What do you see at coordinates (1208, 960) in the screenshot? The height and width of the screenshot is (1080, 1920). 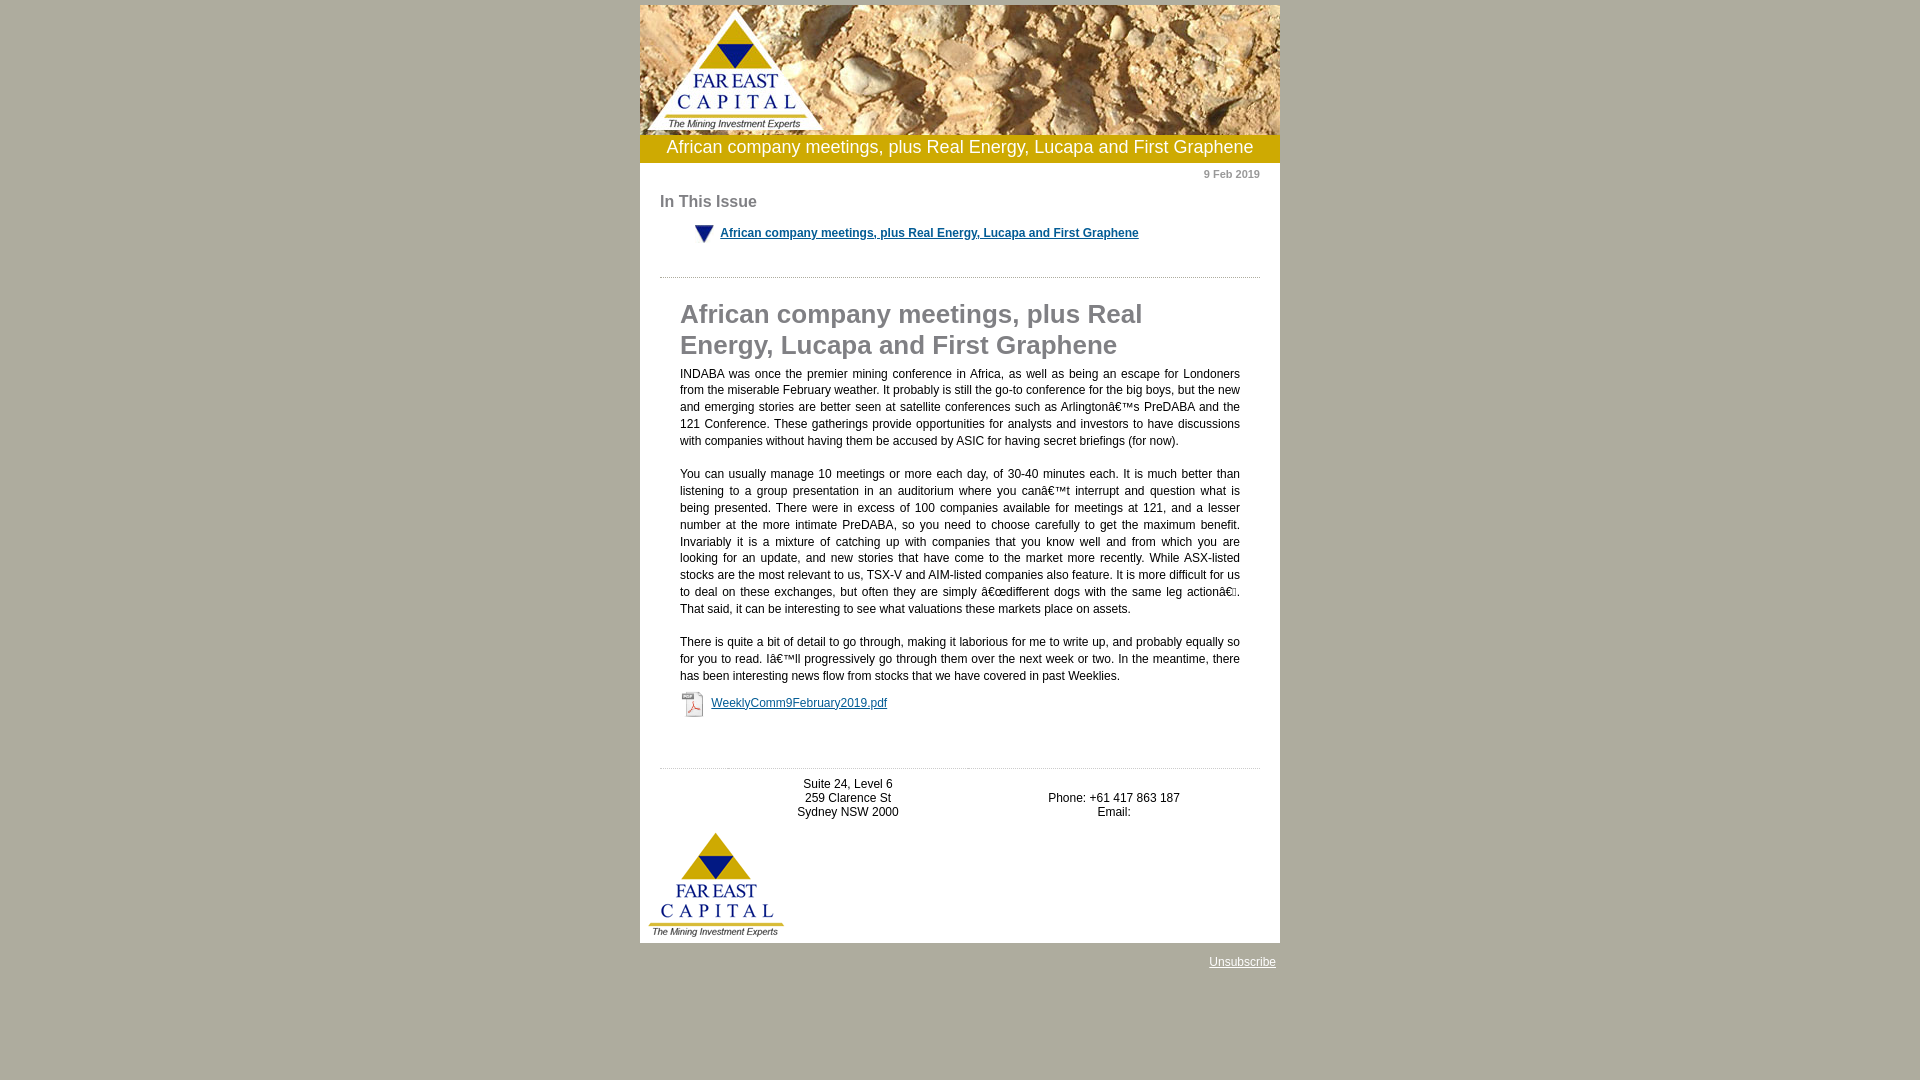 I see `'Unsubscribe'` at bounding box center [1208, 960].